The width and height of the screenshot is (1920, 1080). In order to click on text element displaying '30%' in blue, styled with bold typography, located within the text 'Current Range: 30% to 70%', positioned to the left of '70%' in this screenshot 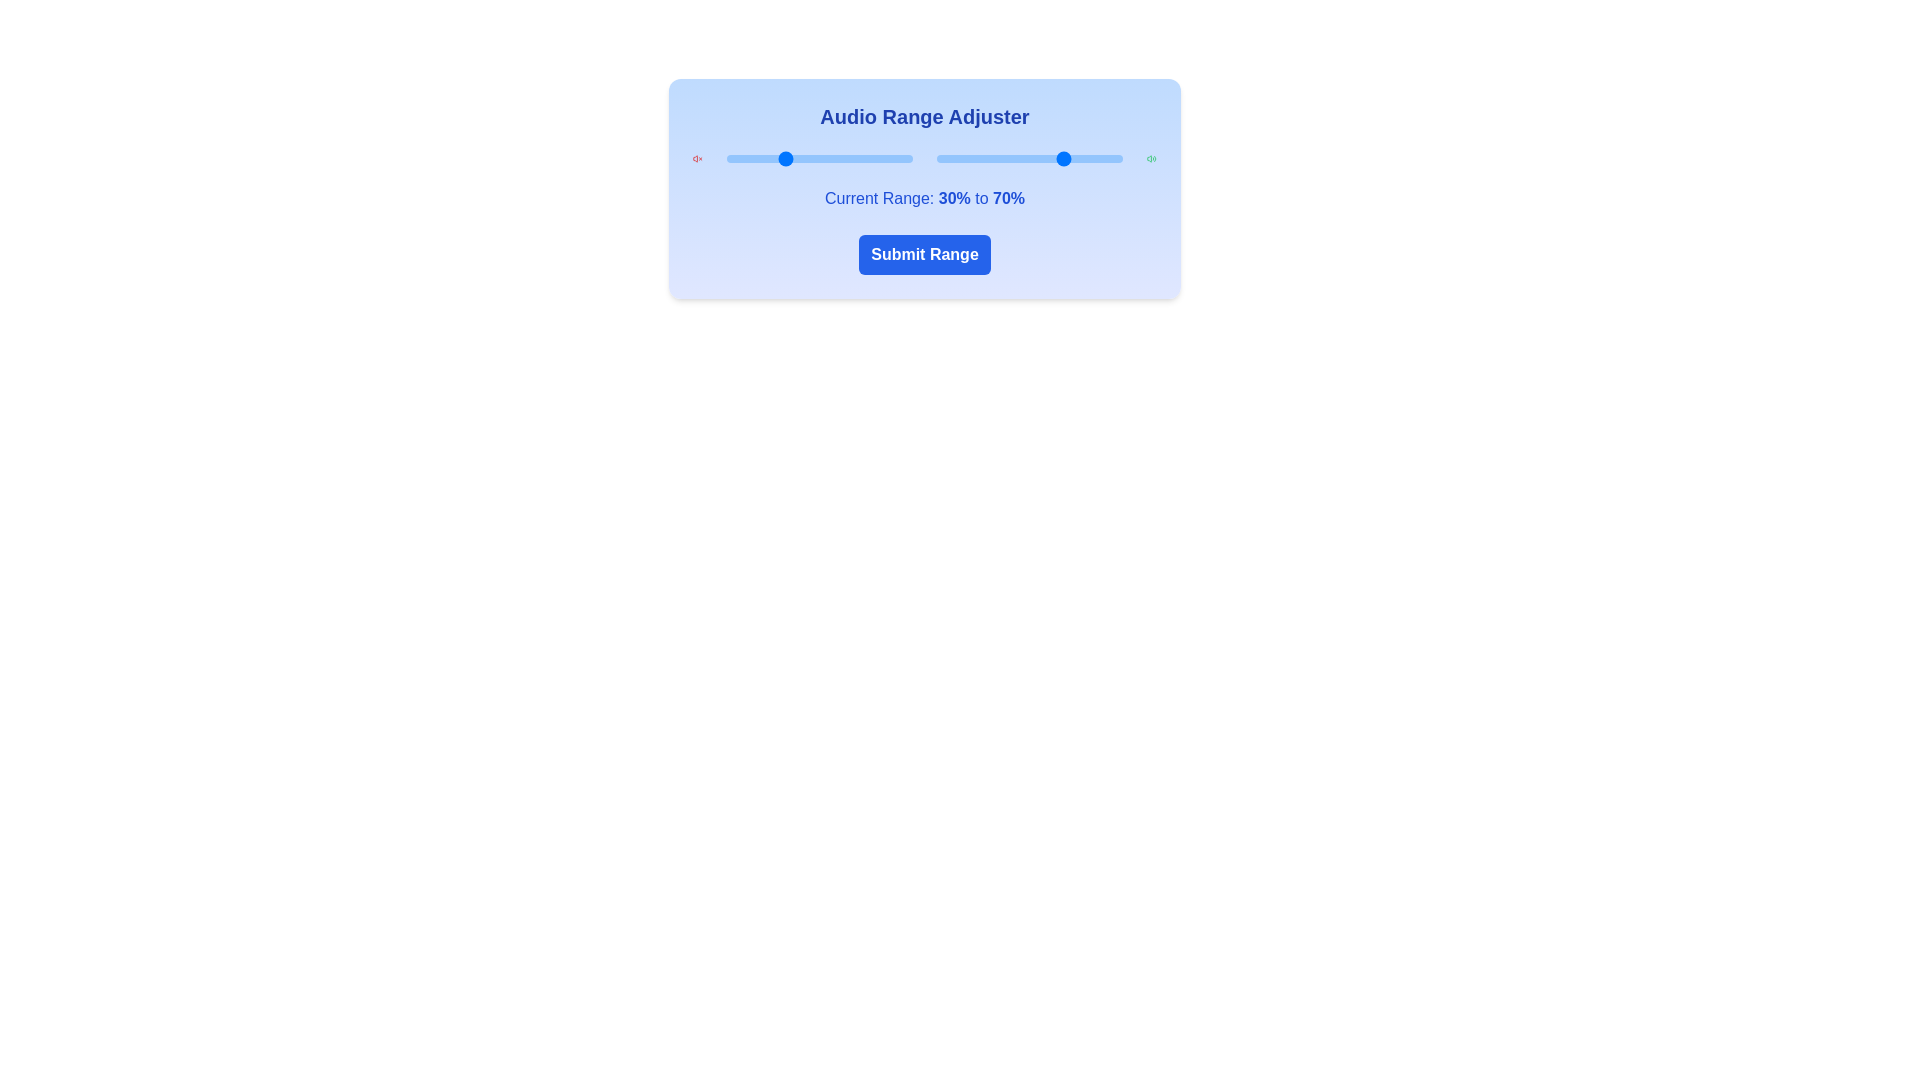, I will do `click(953, 198)`.